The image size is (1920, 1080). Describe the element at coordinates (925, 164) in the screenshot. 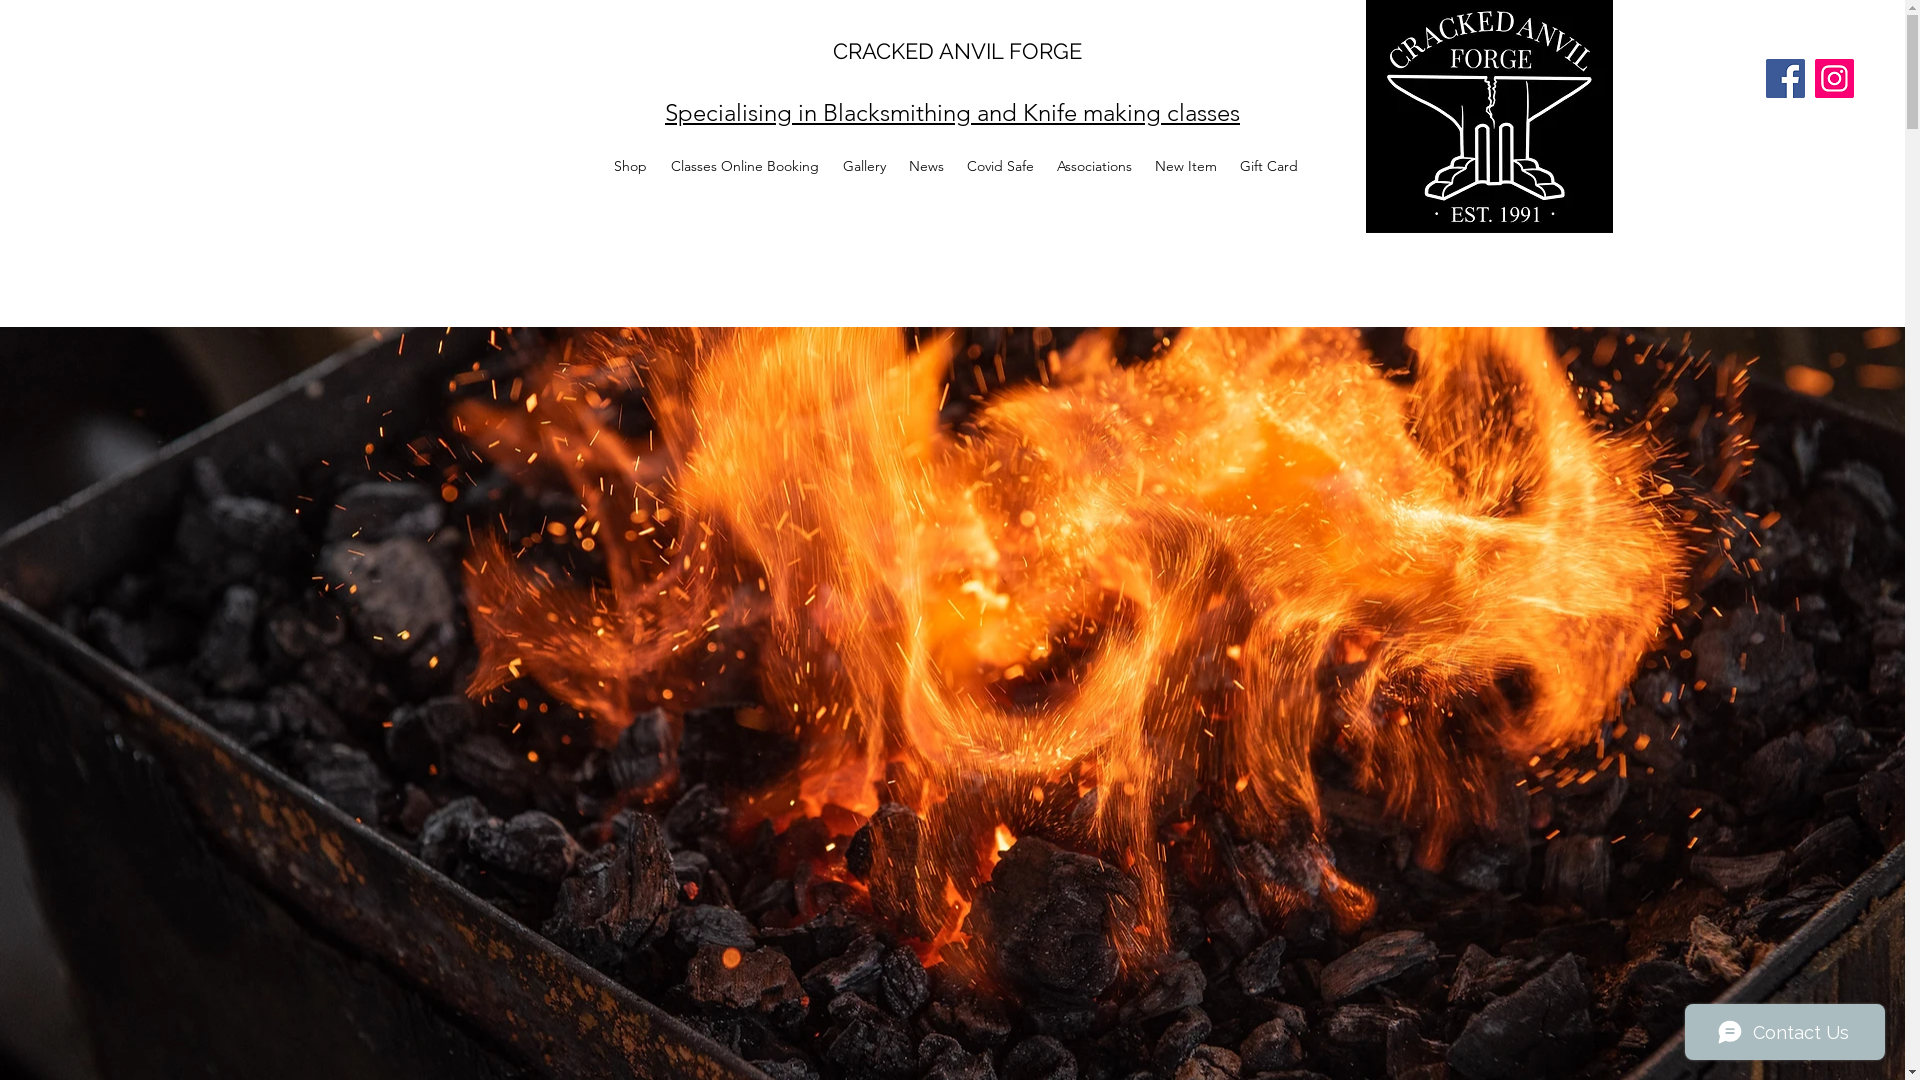

I see `'News'` at that location.